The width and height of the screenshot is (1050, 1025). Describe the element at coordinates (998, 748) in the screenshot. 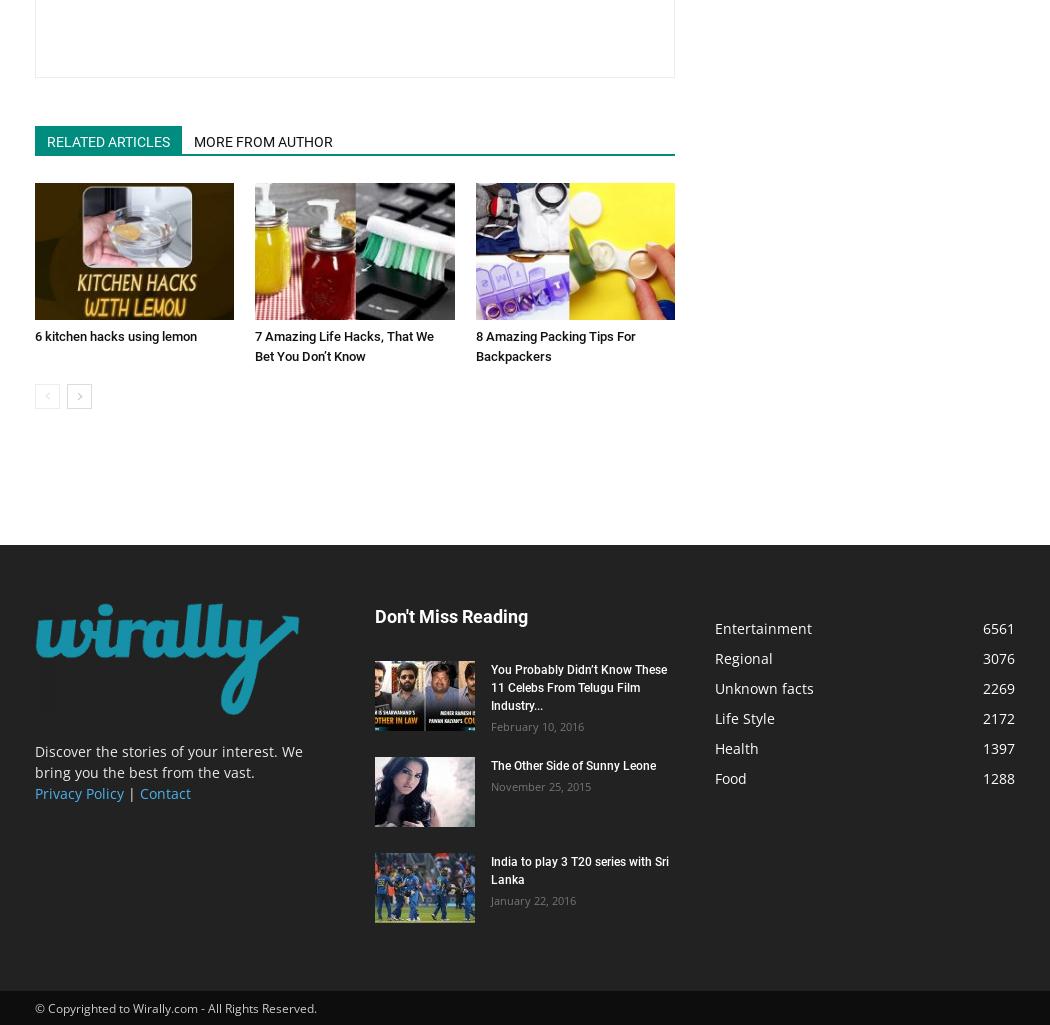

I see `'1397'` at that location.